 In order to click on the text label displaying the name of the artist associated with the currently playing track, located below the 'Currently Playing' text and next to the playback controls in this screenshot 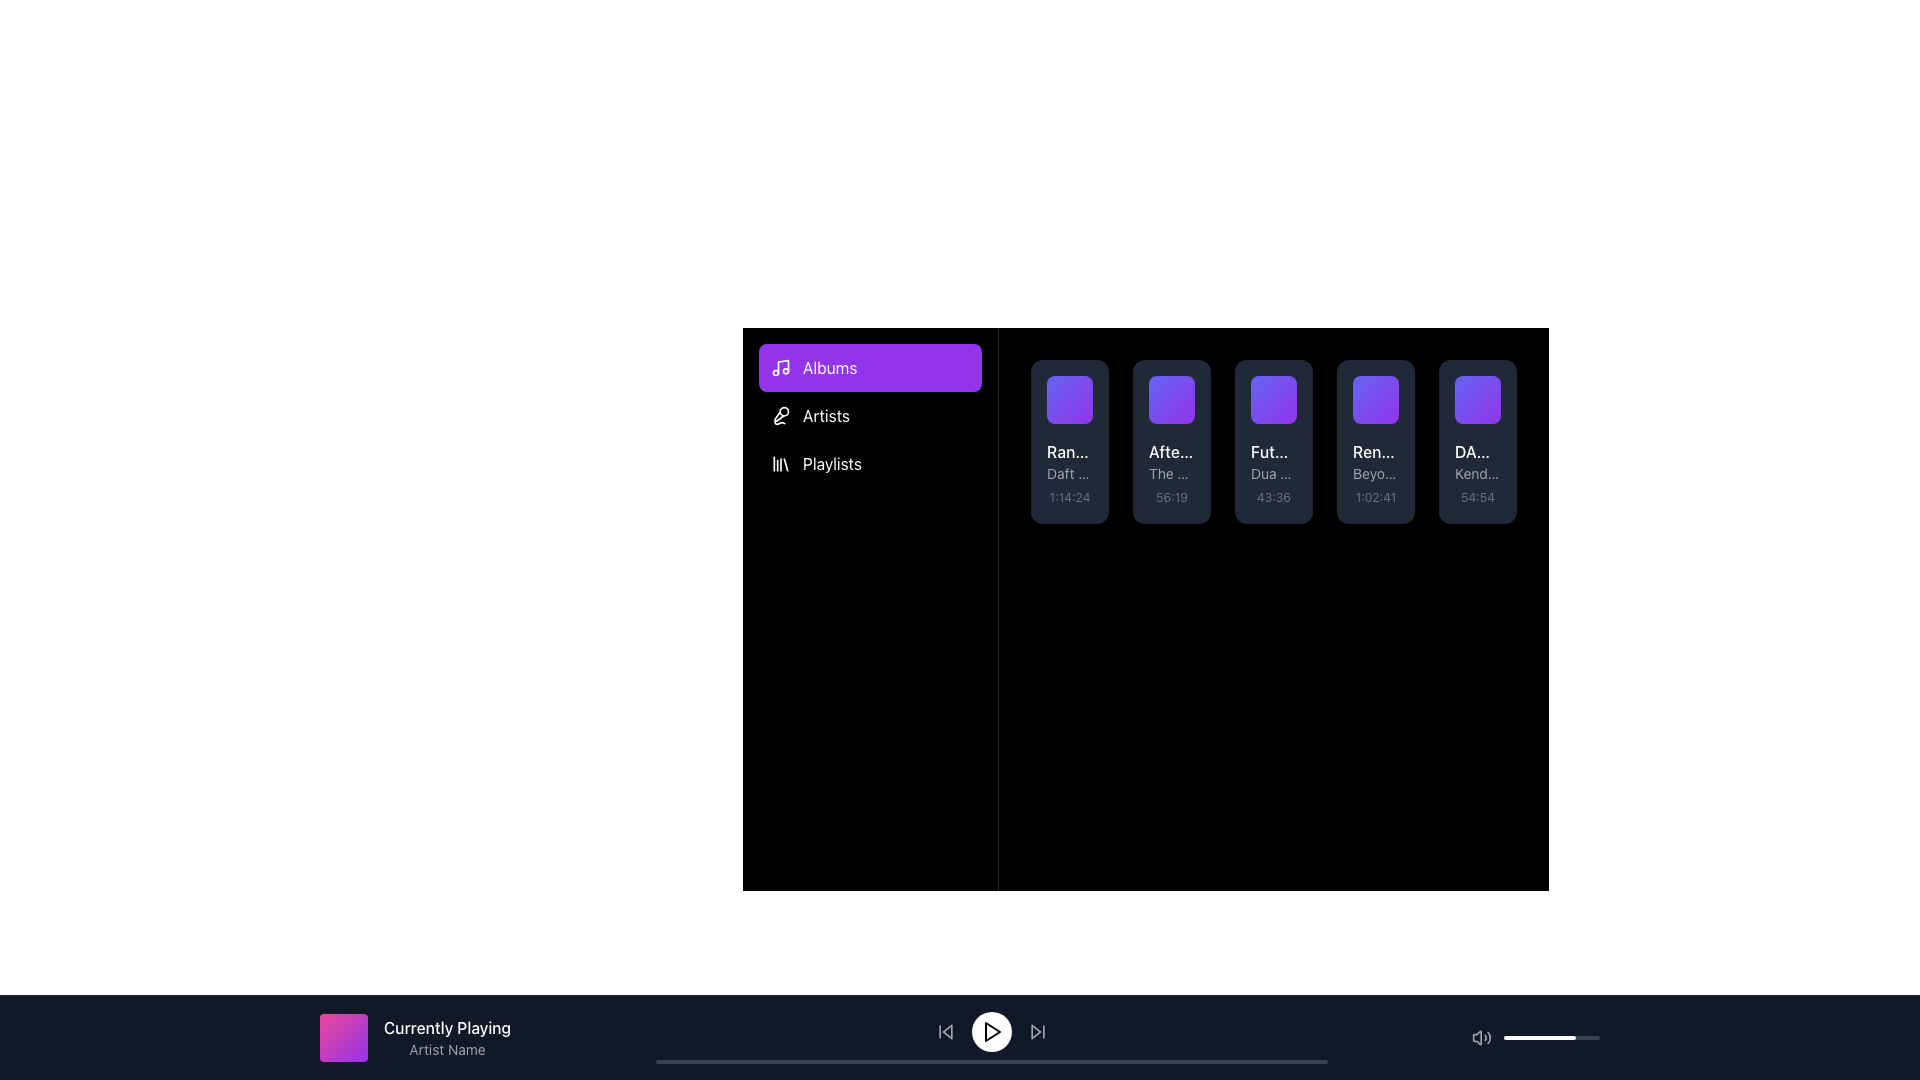, I will do `click(446, 1048)`.